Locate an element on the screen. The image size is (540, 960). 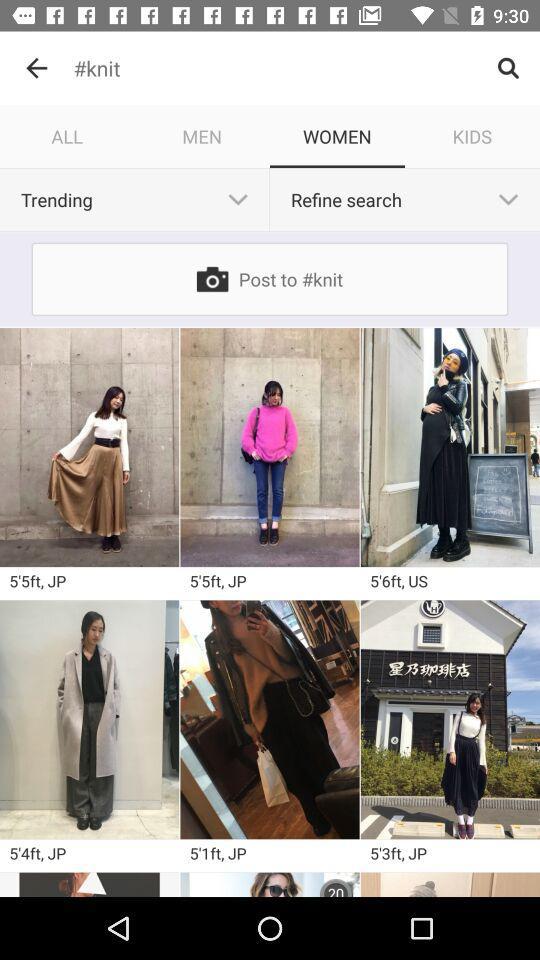
picture is located at coordinates (450, 719).